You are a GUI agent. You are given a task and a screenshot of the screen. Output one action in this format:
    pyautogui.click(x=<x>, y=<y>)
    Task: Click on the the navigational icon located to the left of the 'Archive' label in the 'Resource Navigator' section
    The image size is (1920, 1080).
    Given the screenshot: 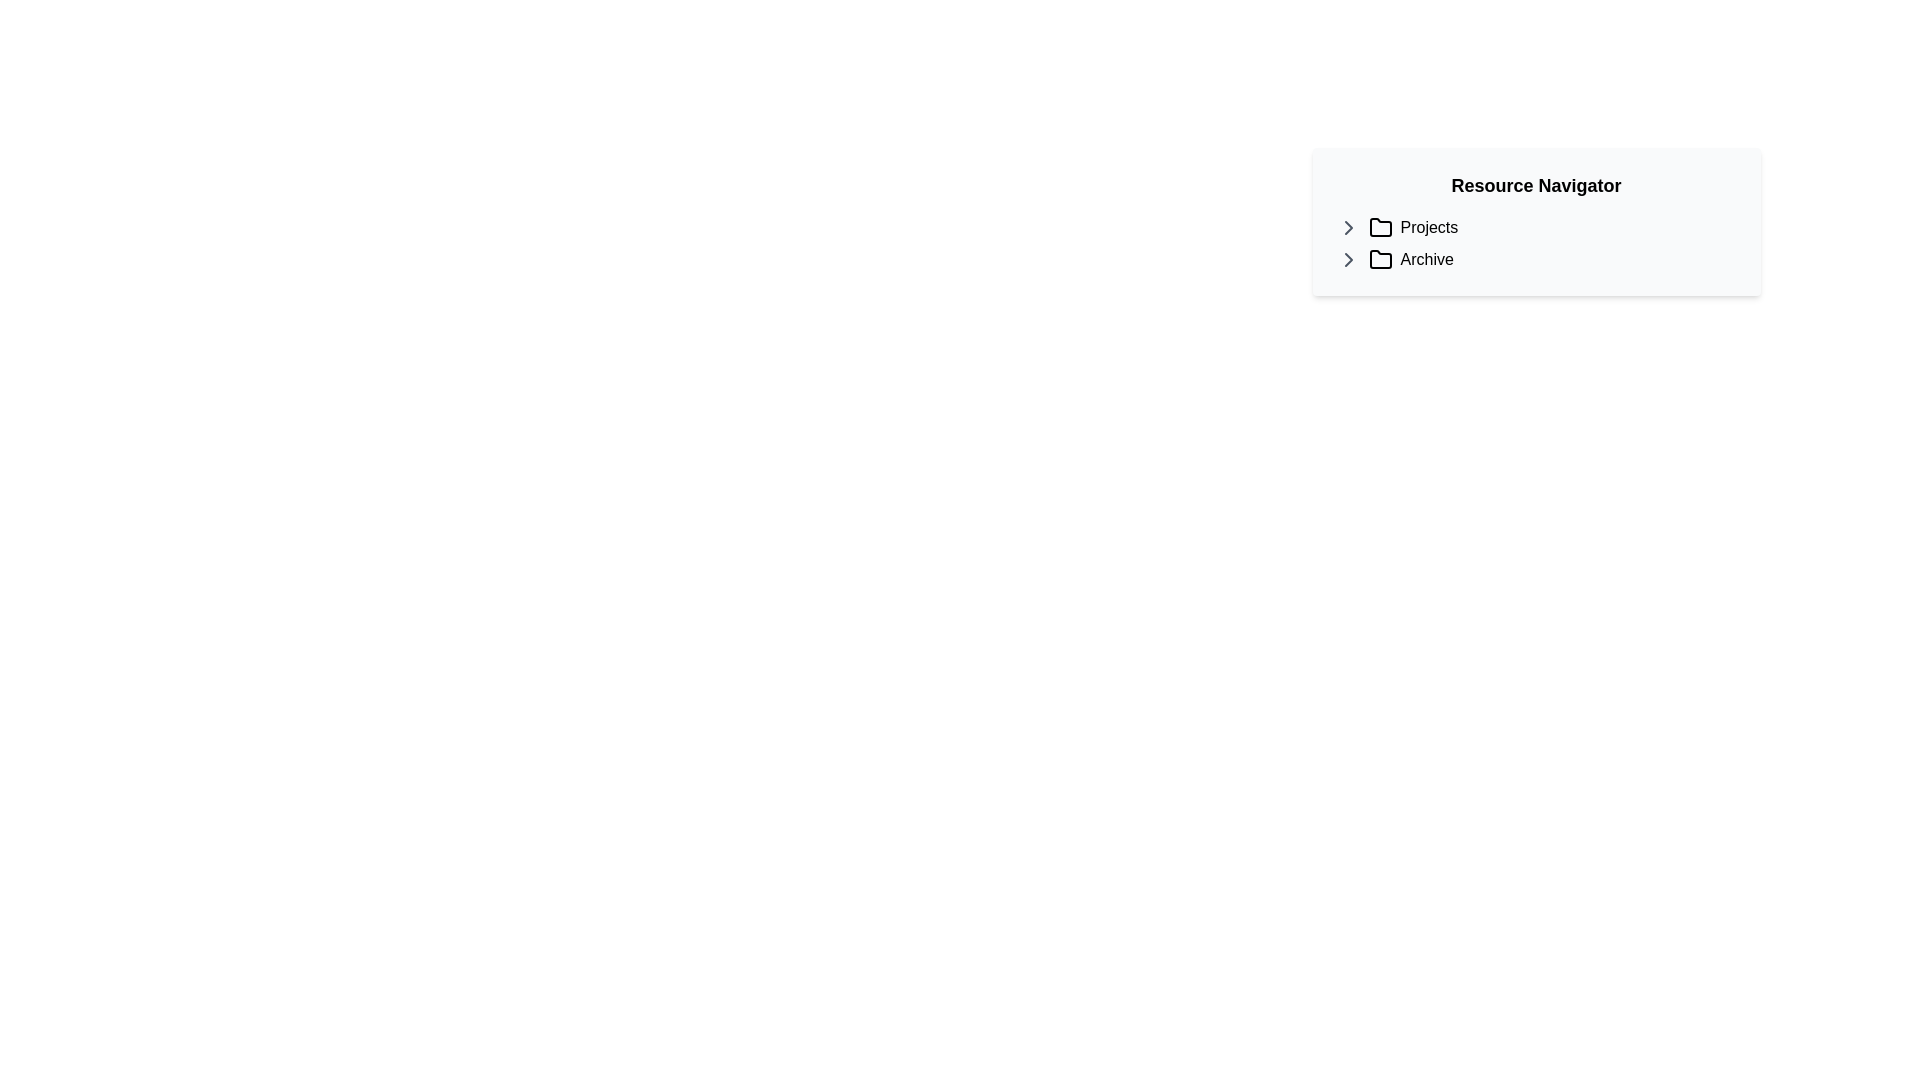 What is the action you would take?
    pyautogui.click(x=1348, y=258)
    